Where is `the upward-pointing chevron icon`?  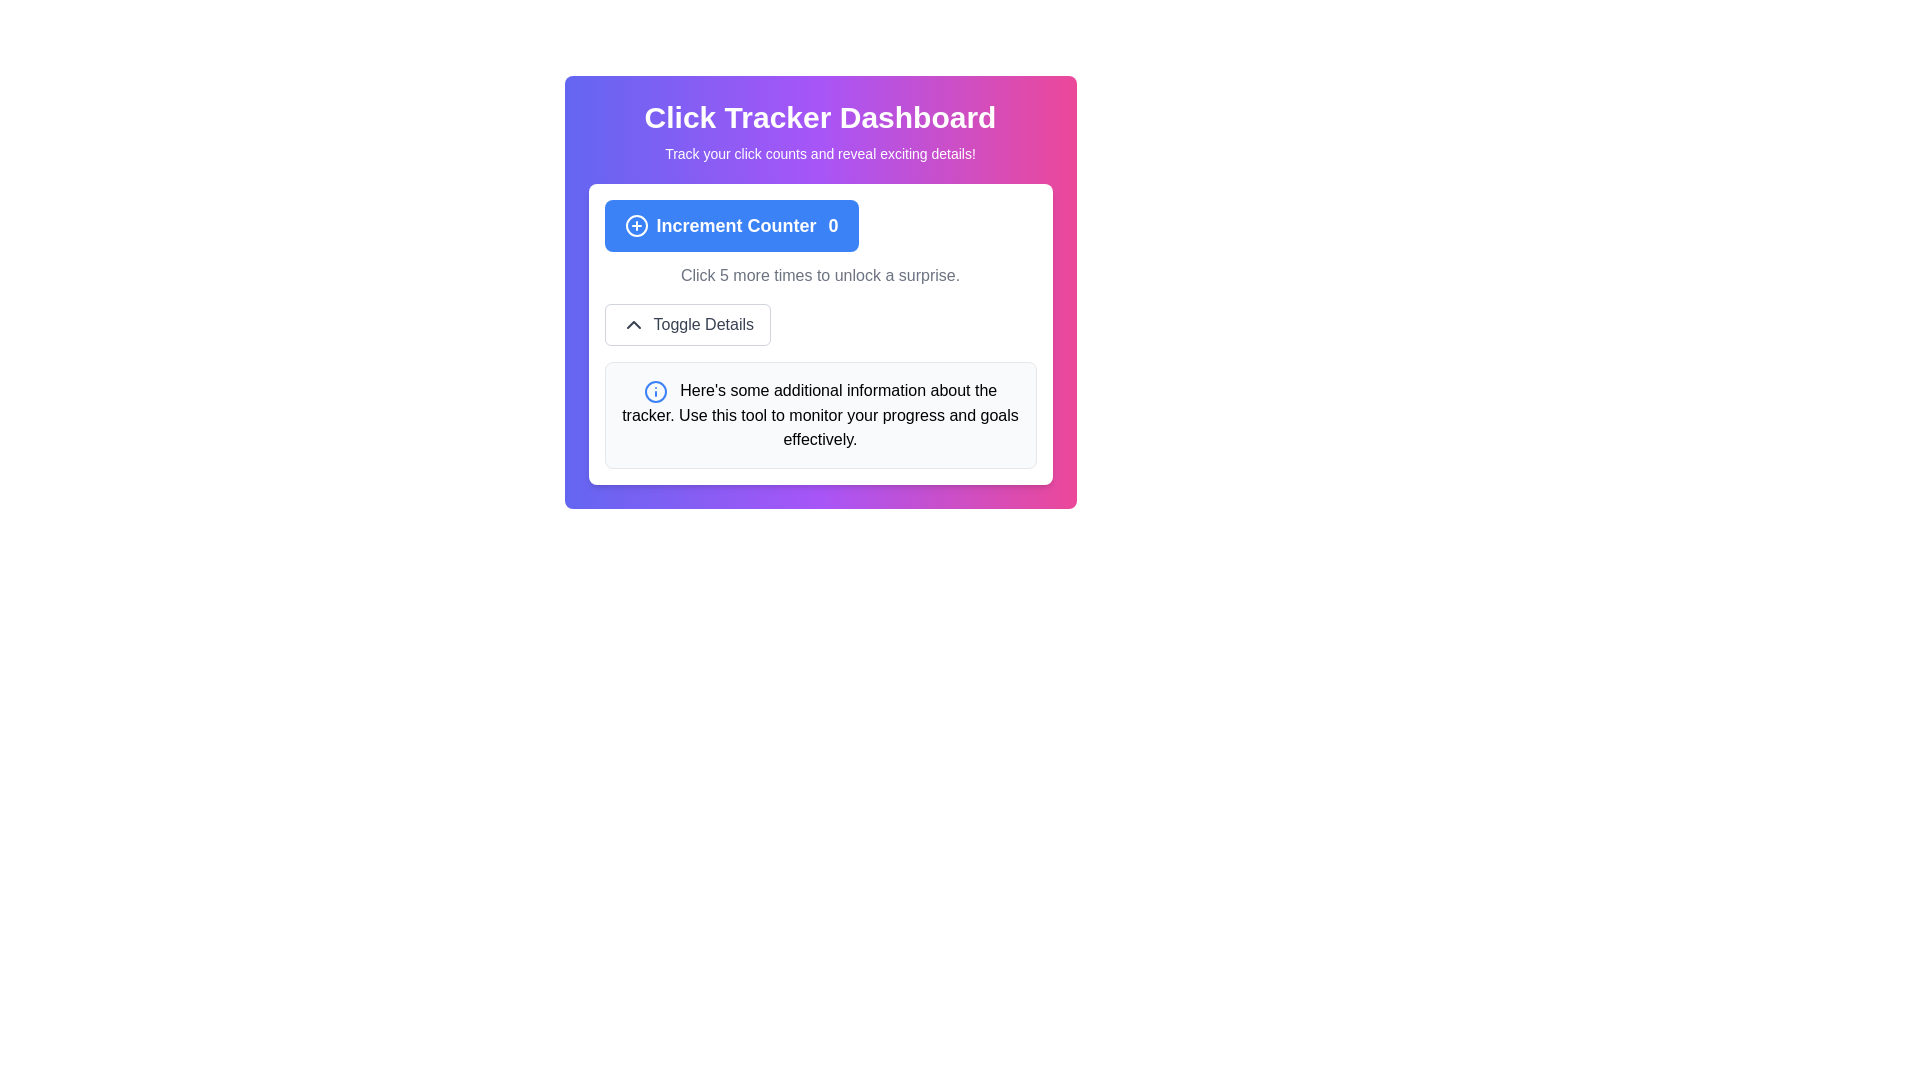 the upward-pointing chevron icon is located at coordinates (632, 323).